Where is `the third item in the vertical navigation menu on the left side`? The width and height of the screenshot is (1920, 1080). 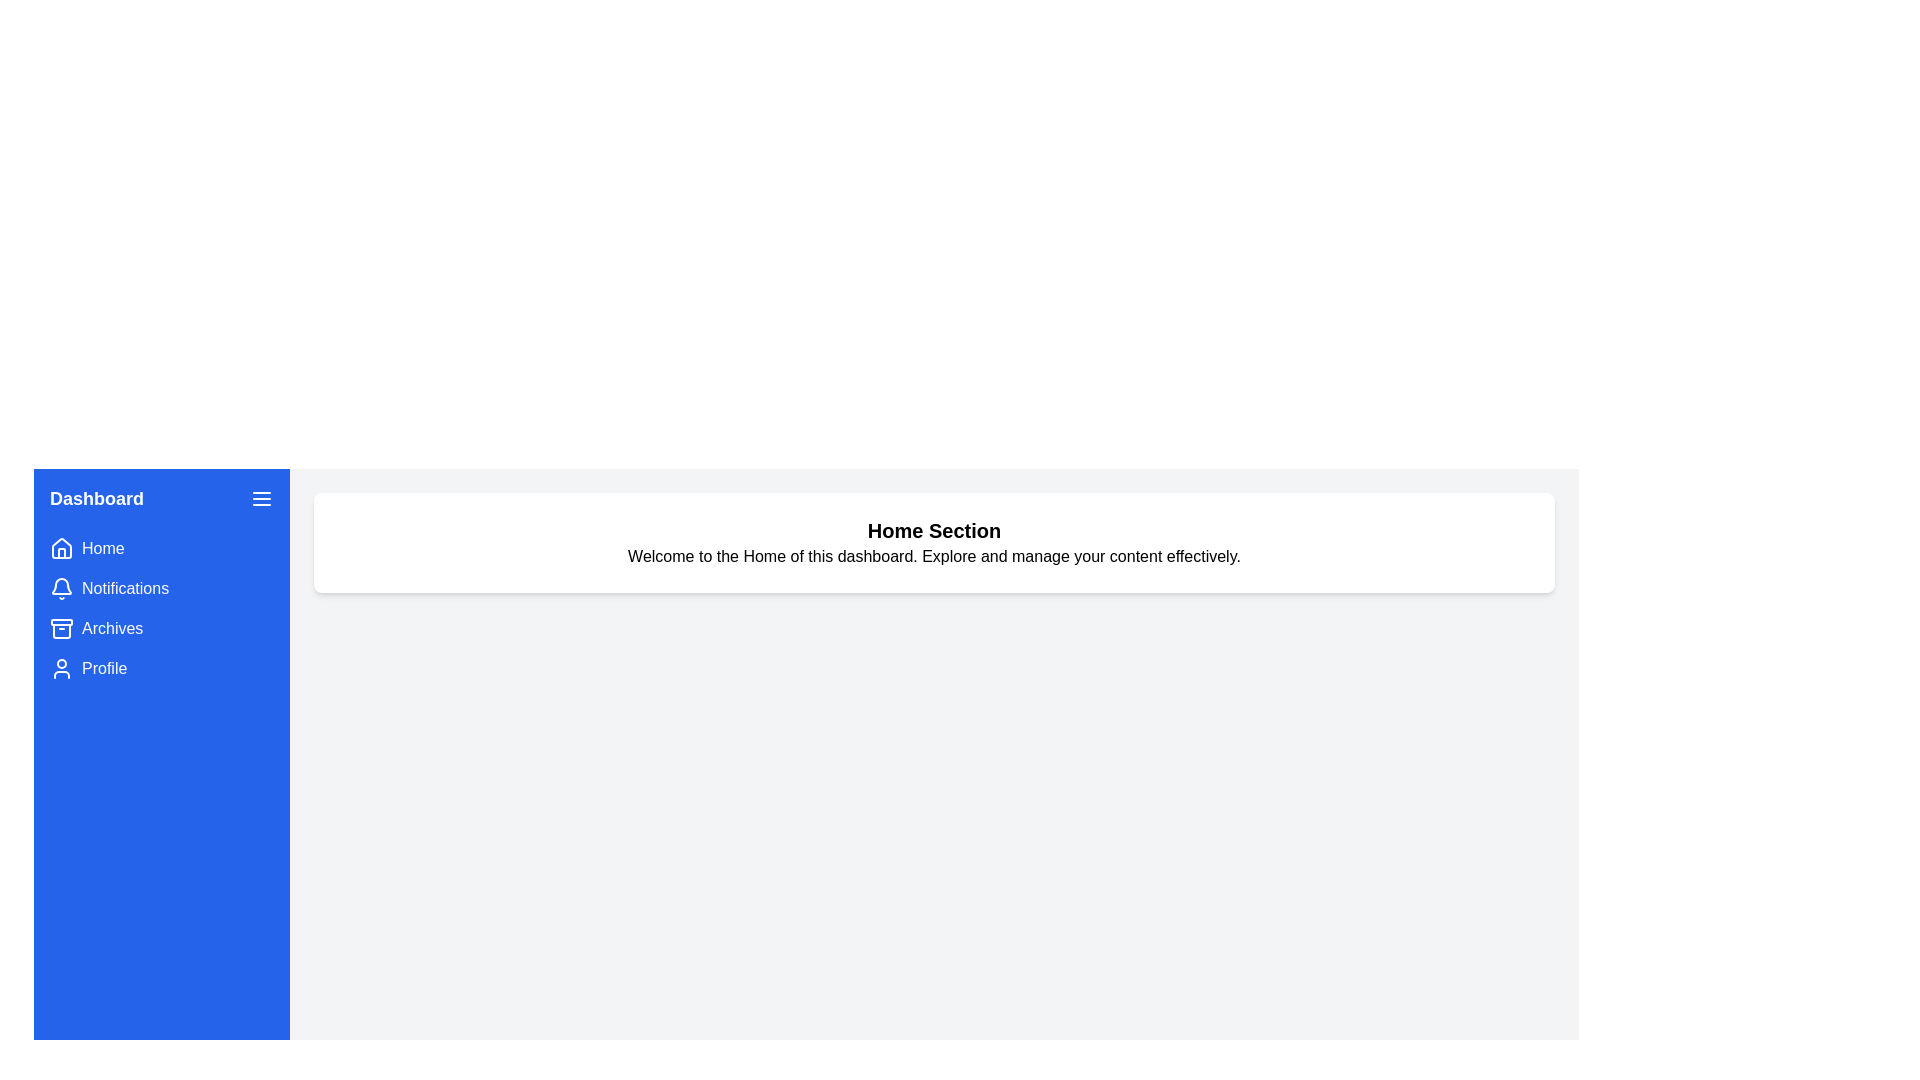
the third item in the vertical navigation menu on the left side is located at coordinates (162, 627).